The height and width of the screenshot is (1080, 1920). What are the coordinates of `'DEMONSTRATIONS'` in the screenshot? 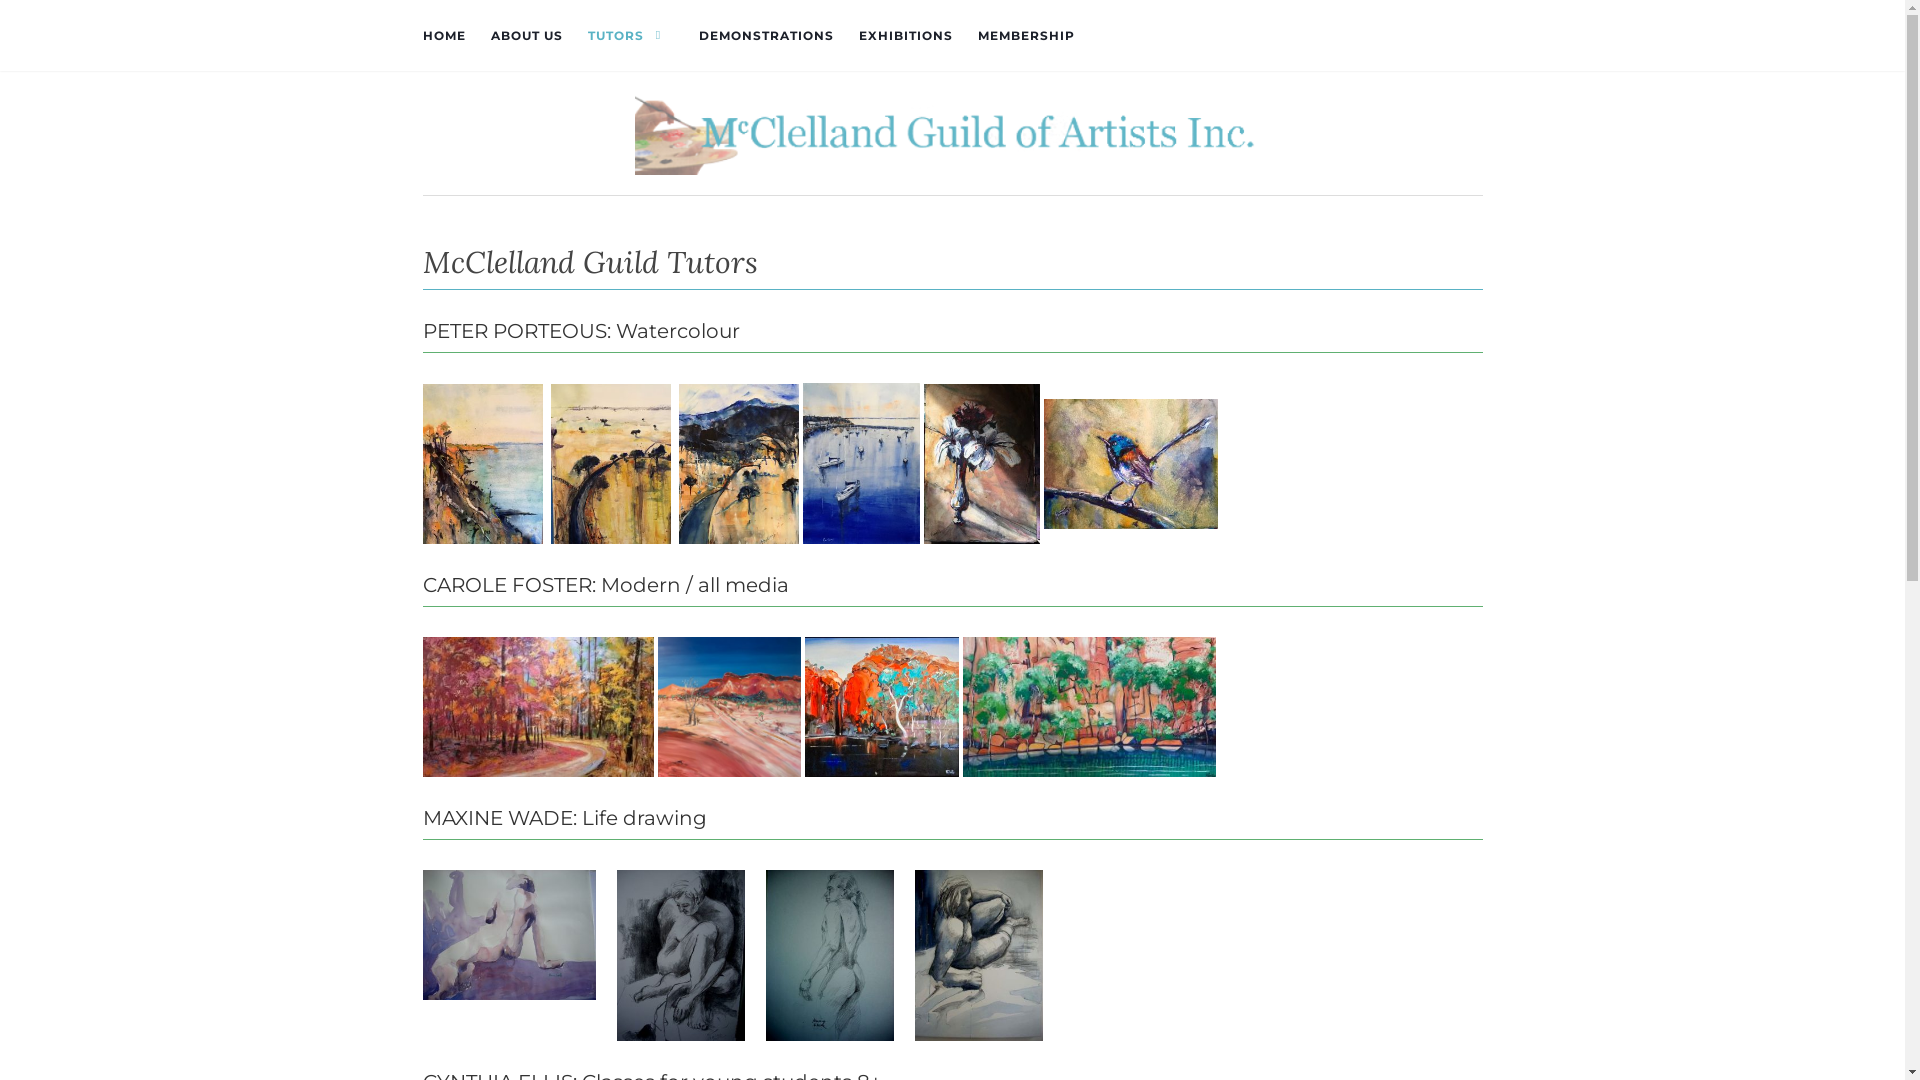 It's located at (764, 35).